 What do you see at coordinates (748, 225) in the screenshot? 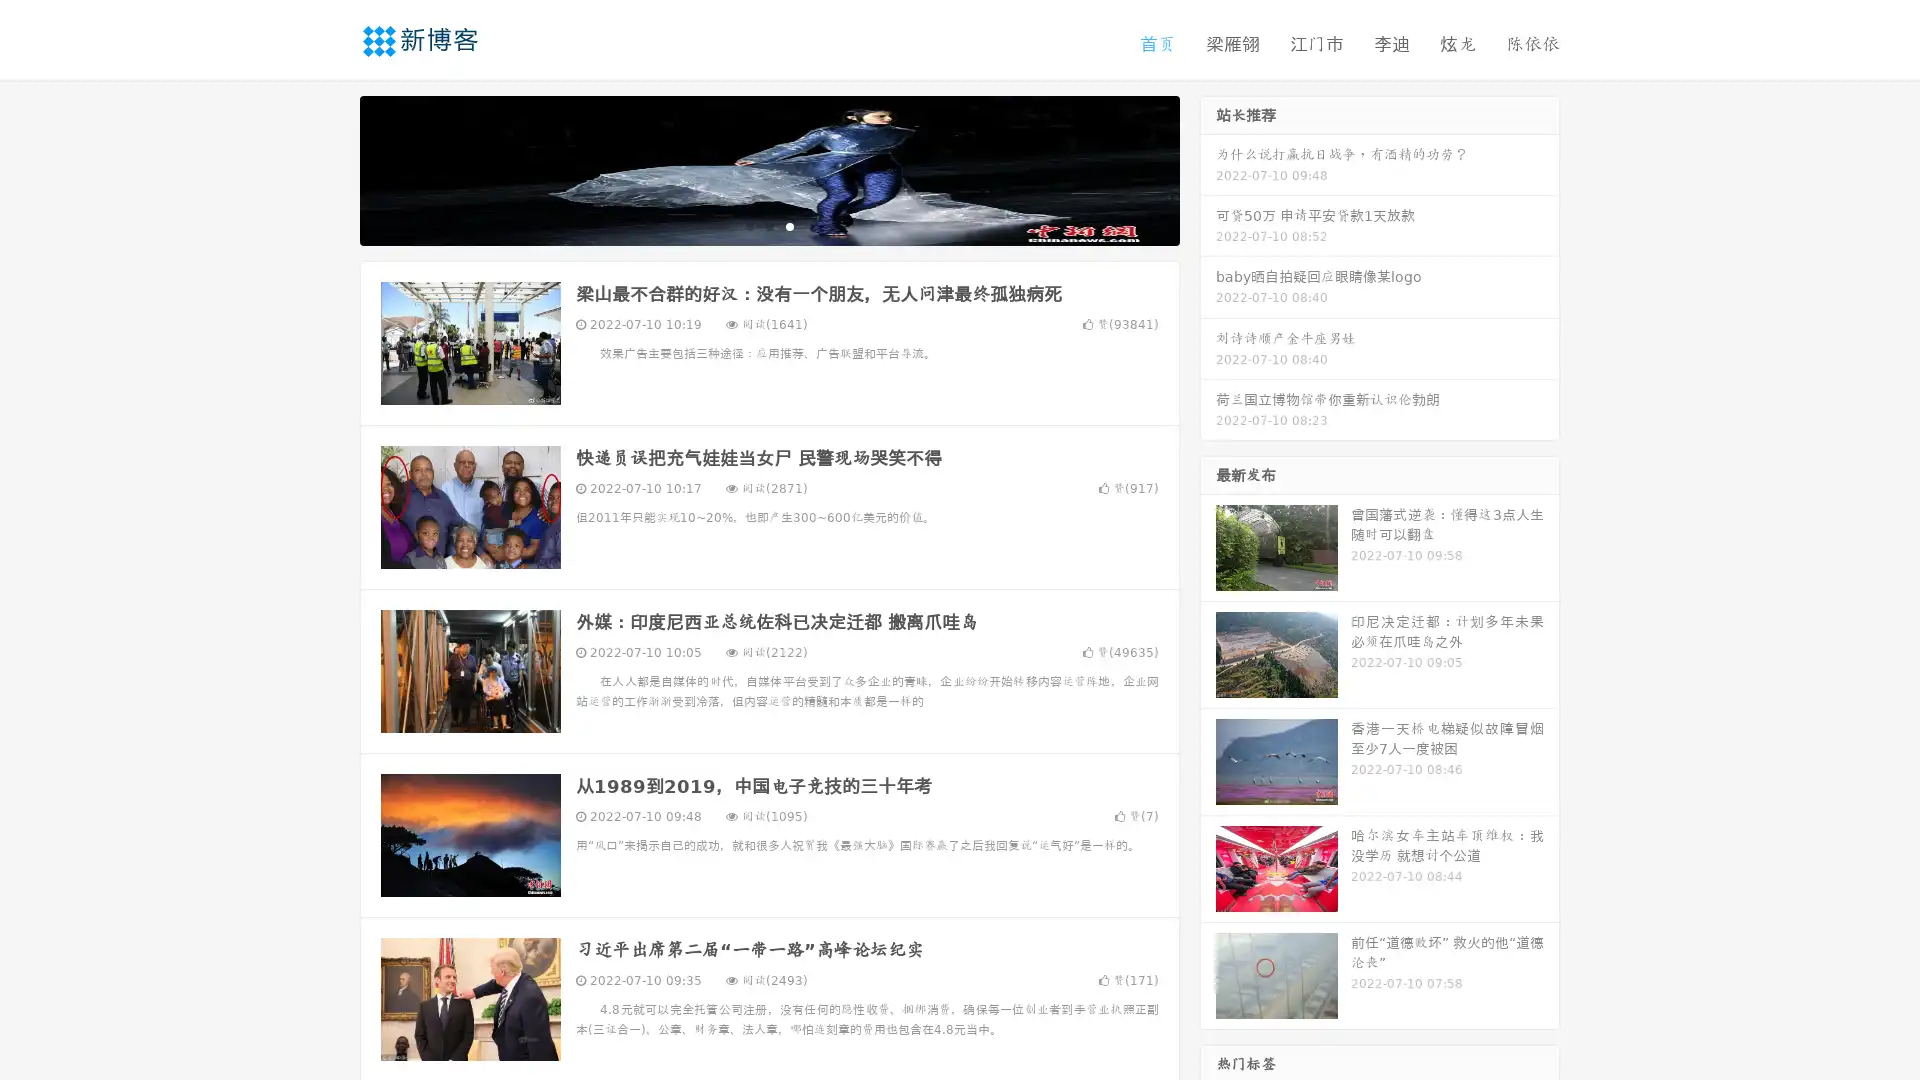
I see `Go to slide 1` at bounding box center [748, 225].